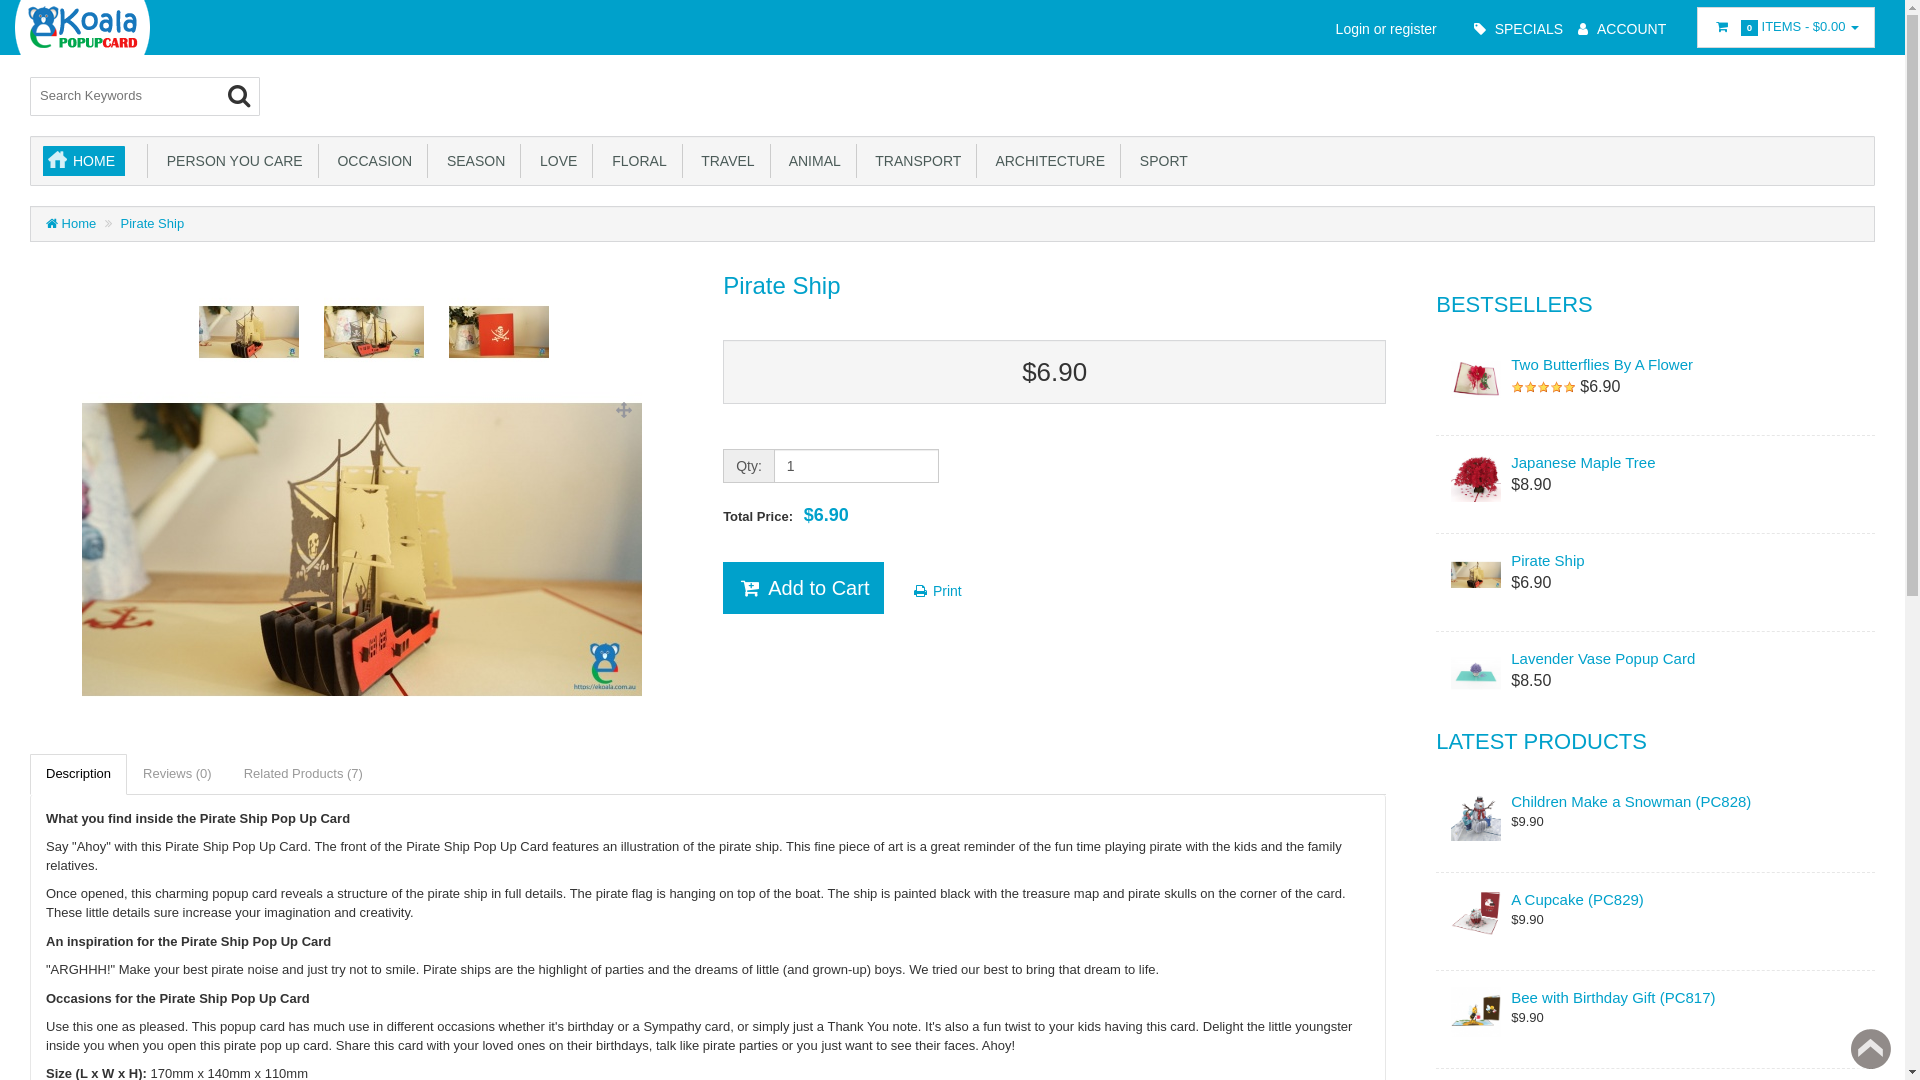  What do you see at coordinates (556, 160) in the screenshot?
I see `'  LOVE'` at bounding box center [556, 160].